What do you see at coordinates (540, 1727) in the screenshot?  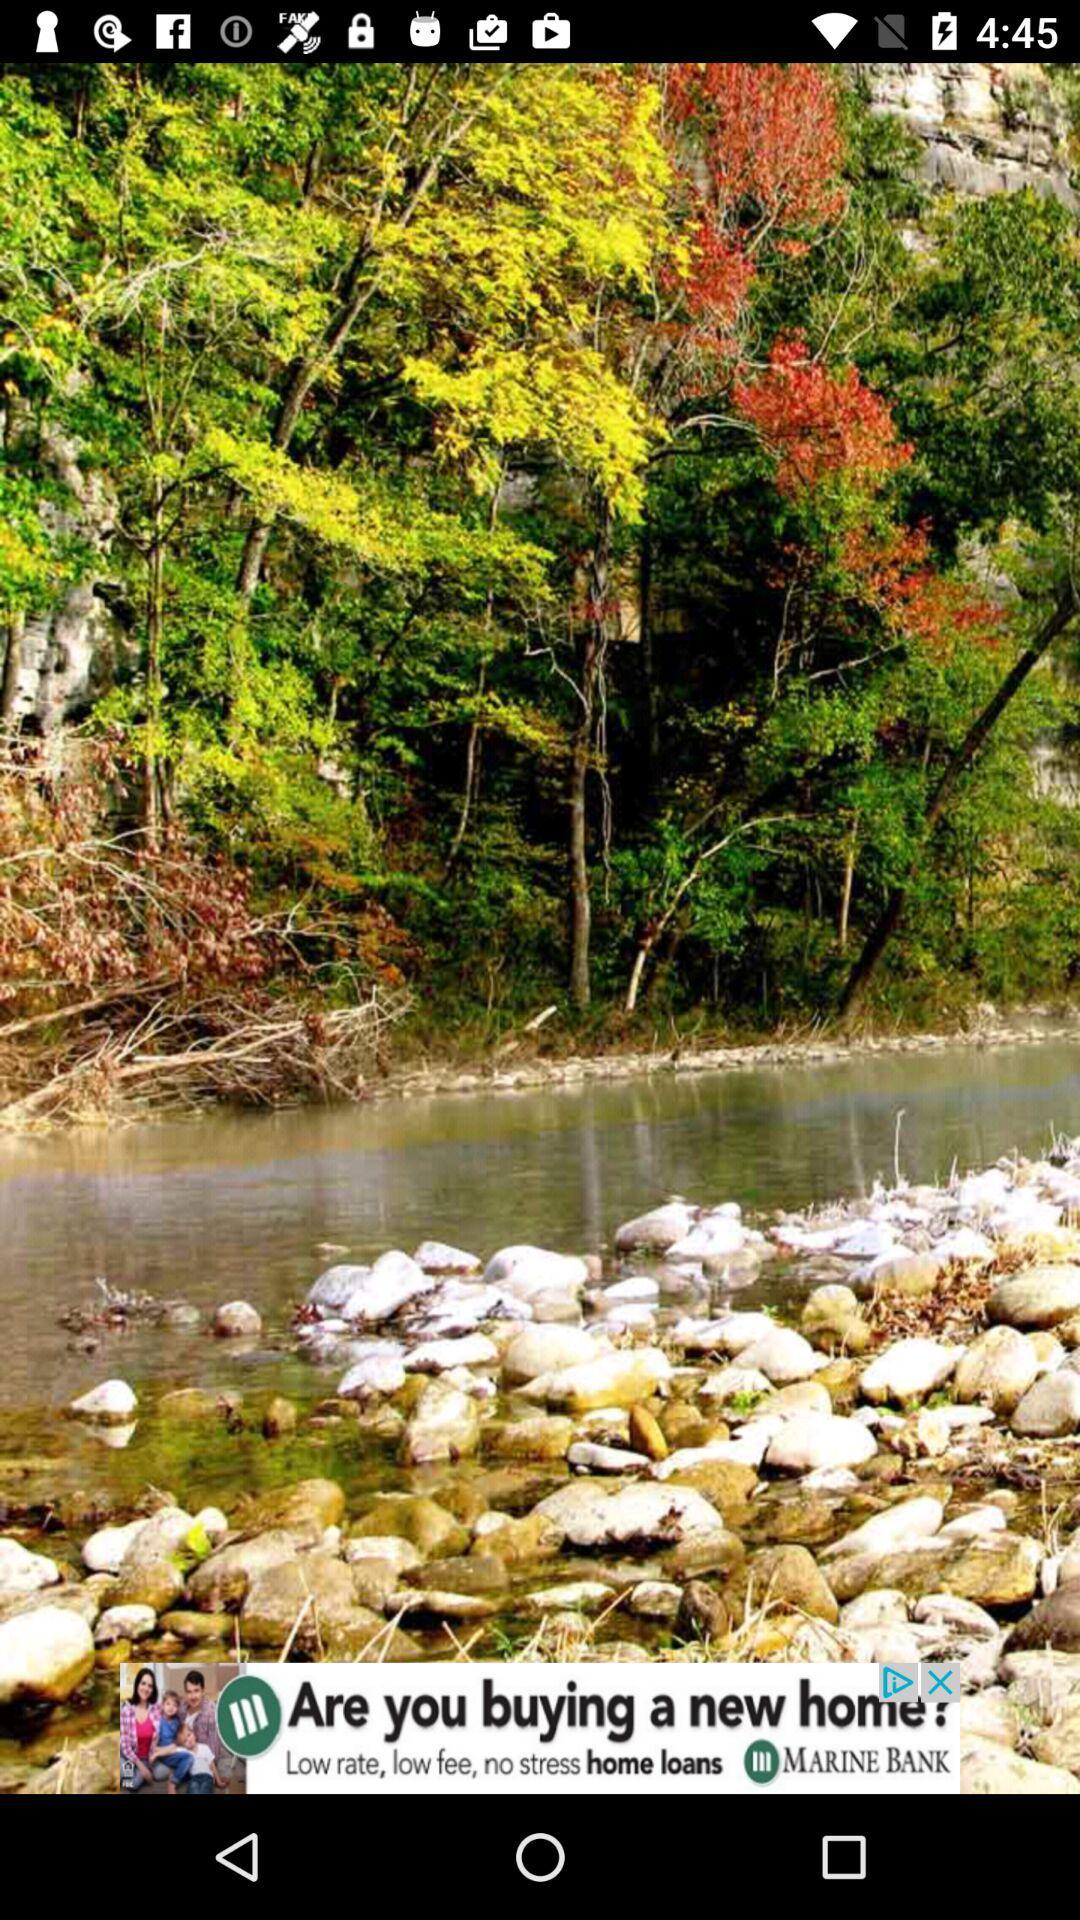 I see `advertisements about buying home` at bounding box center [540, 1727].